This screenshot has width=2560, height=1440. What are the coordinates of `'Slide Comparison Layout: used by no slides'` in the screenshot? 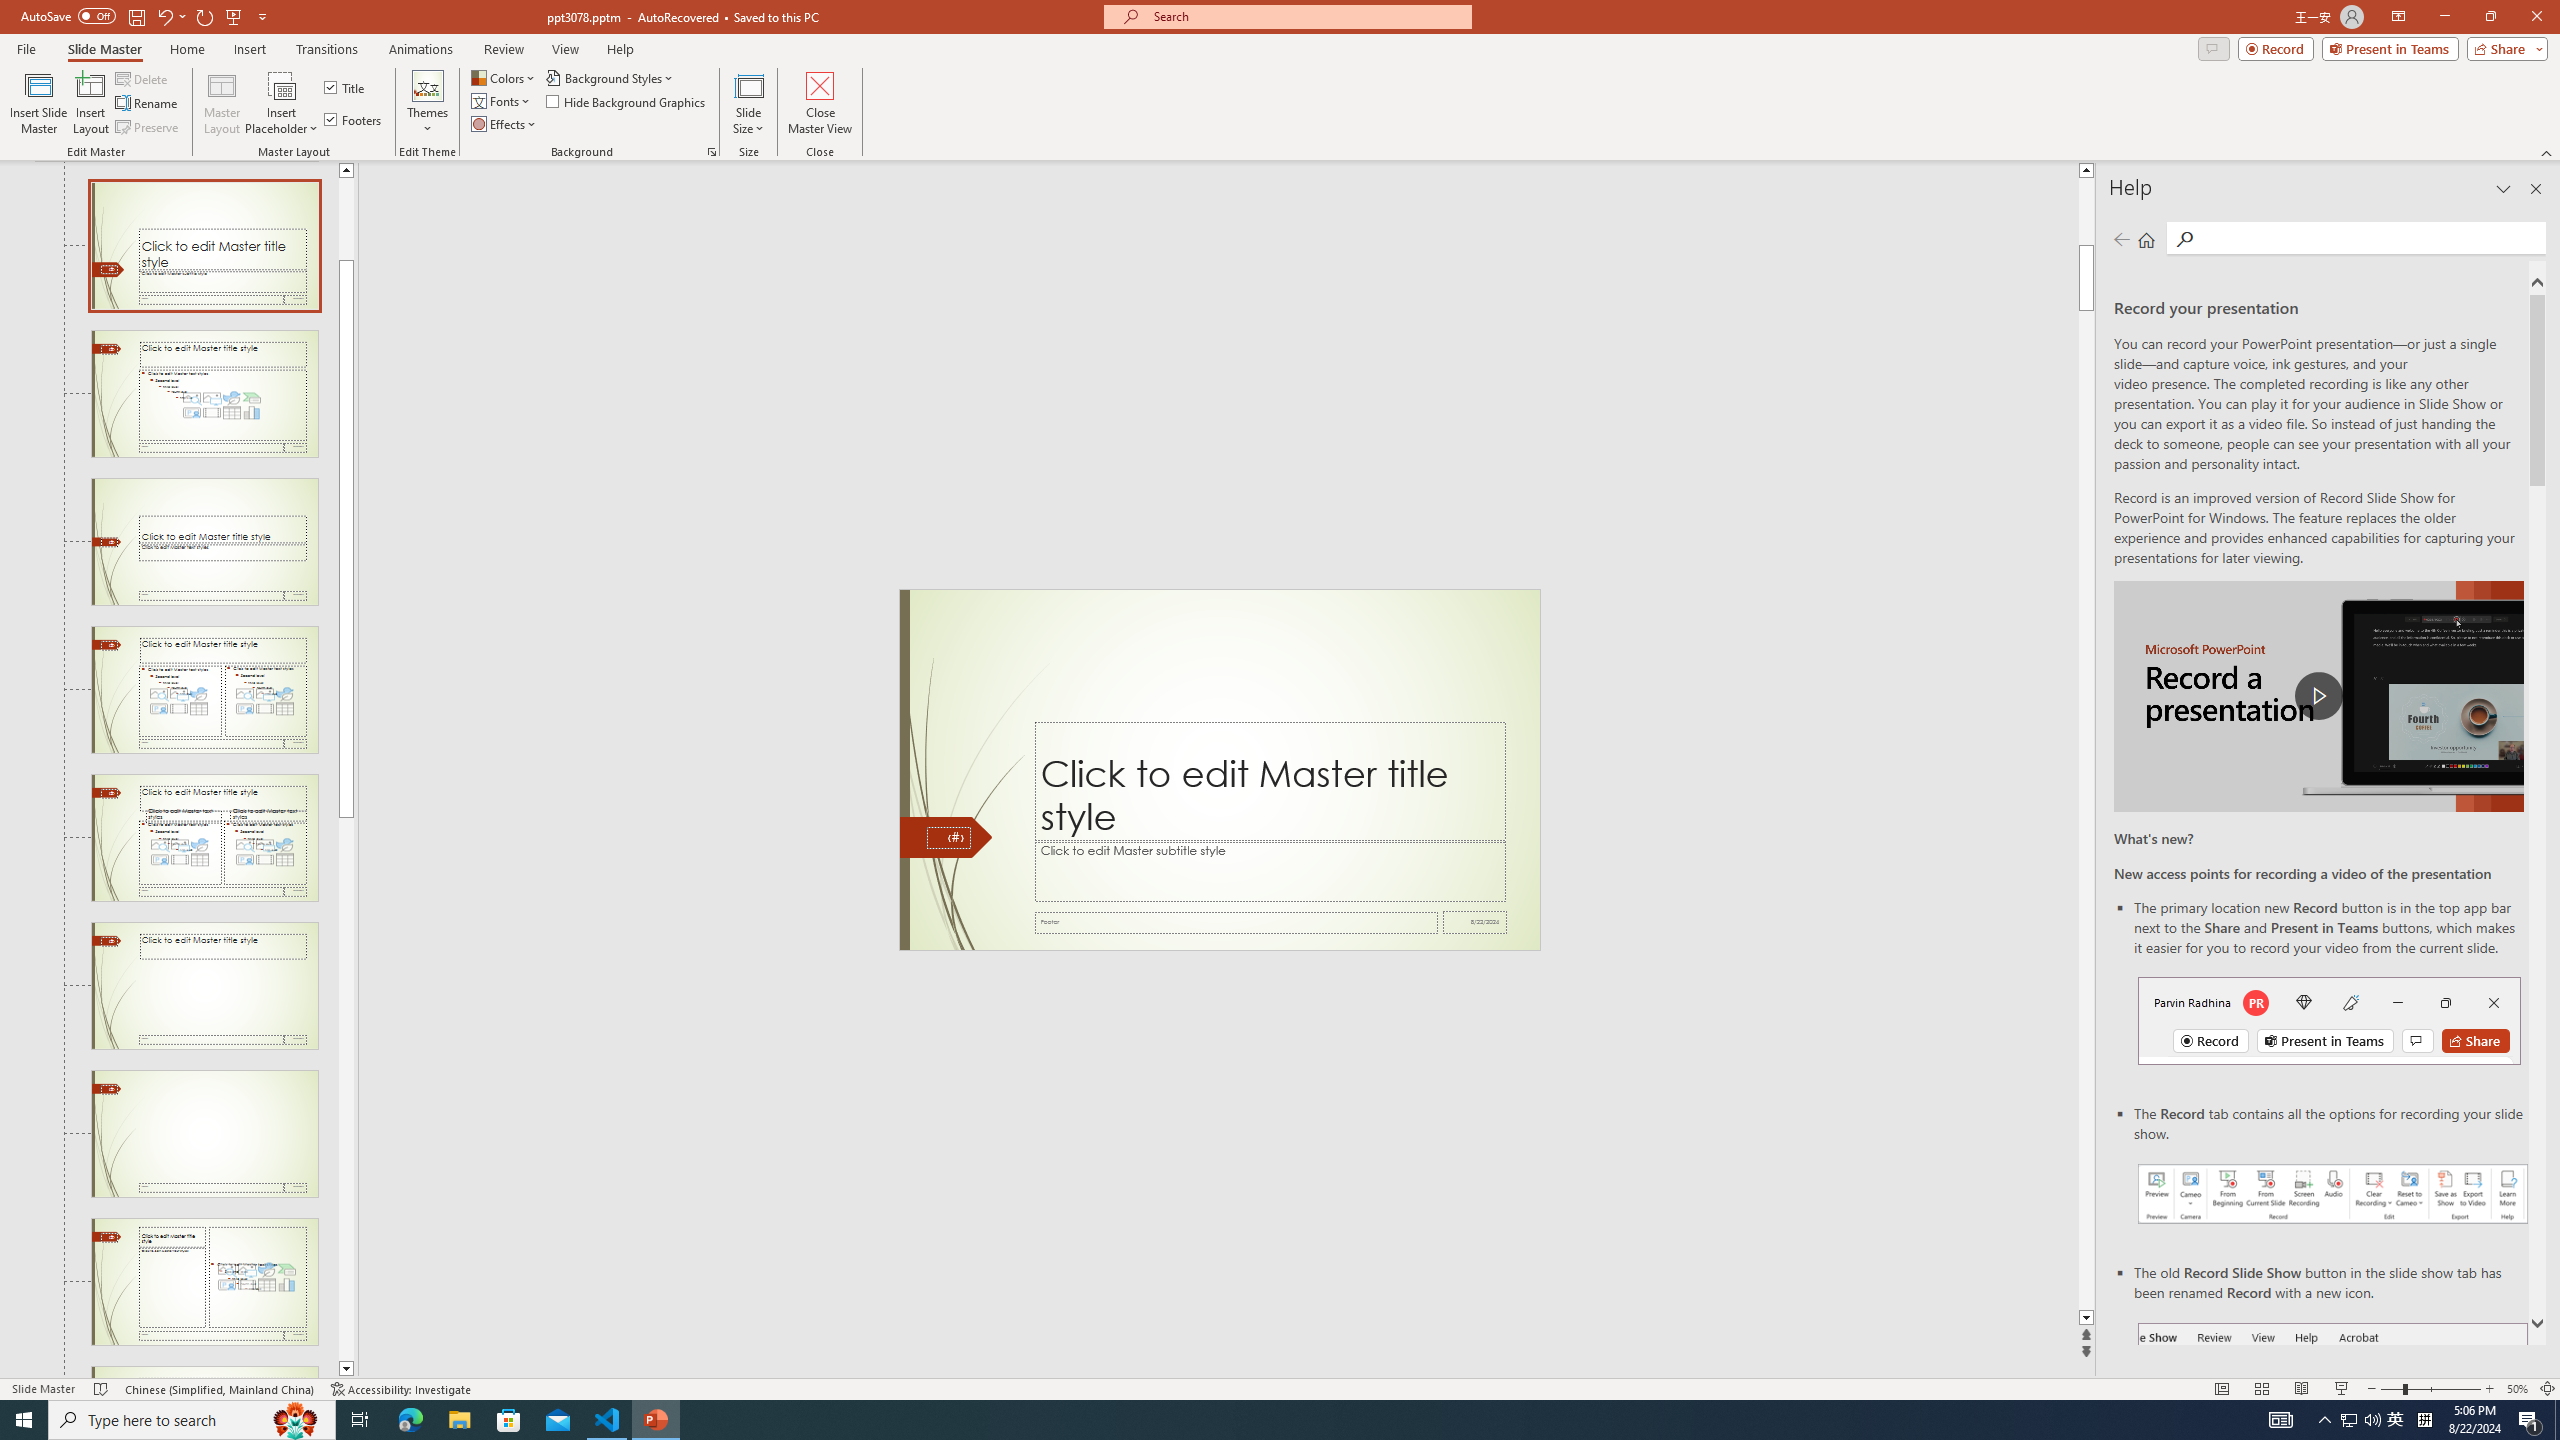 It's located at (203, 838).